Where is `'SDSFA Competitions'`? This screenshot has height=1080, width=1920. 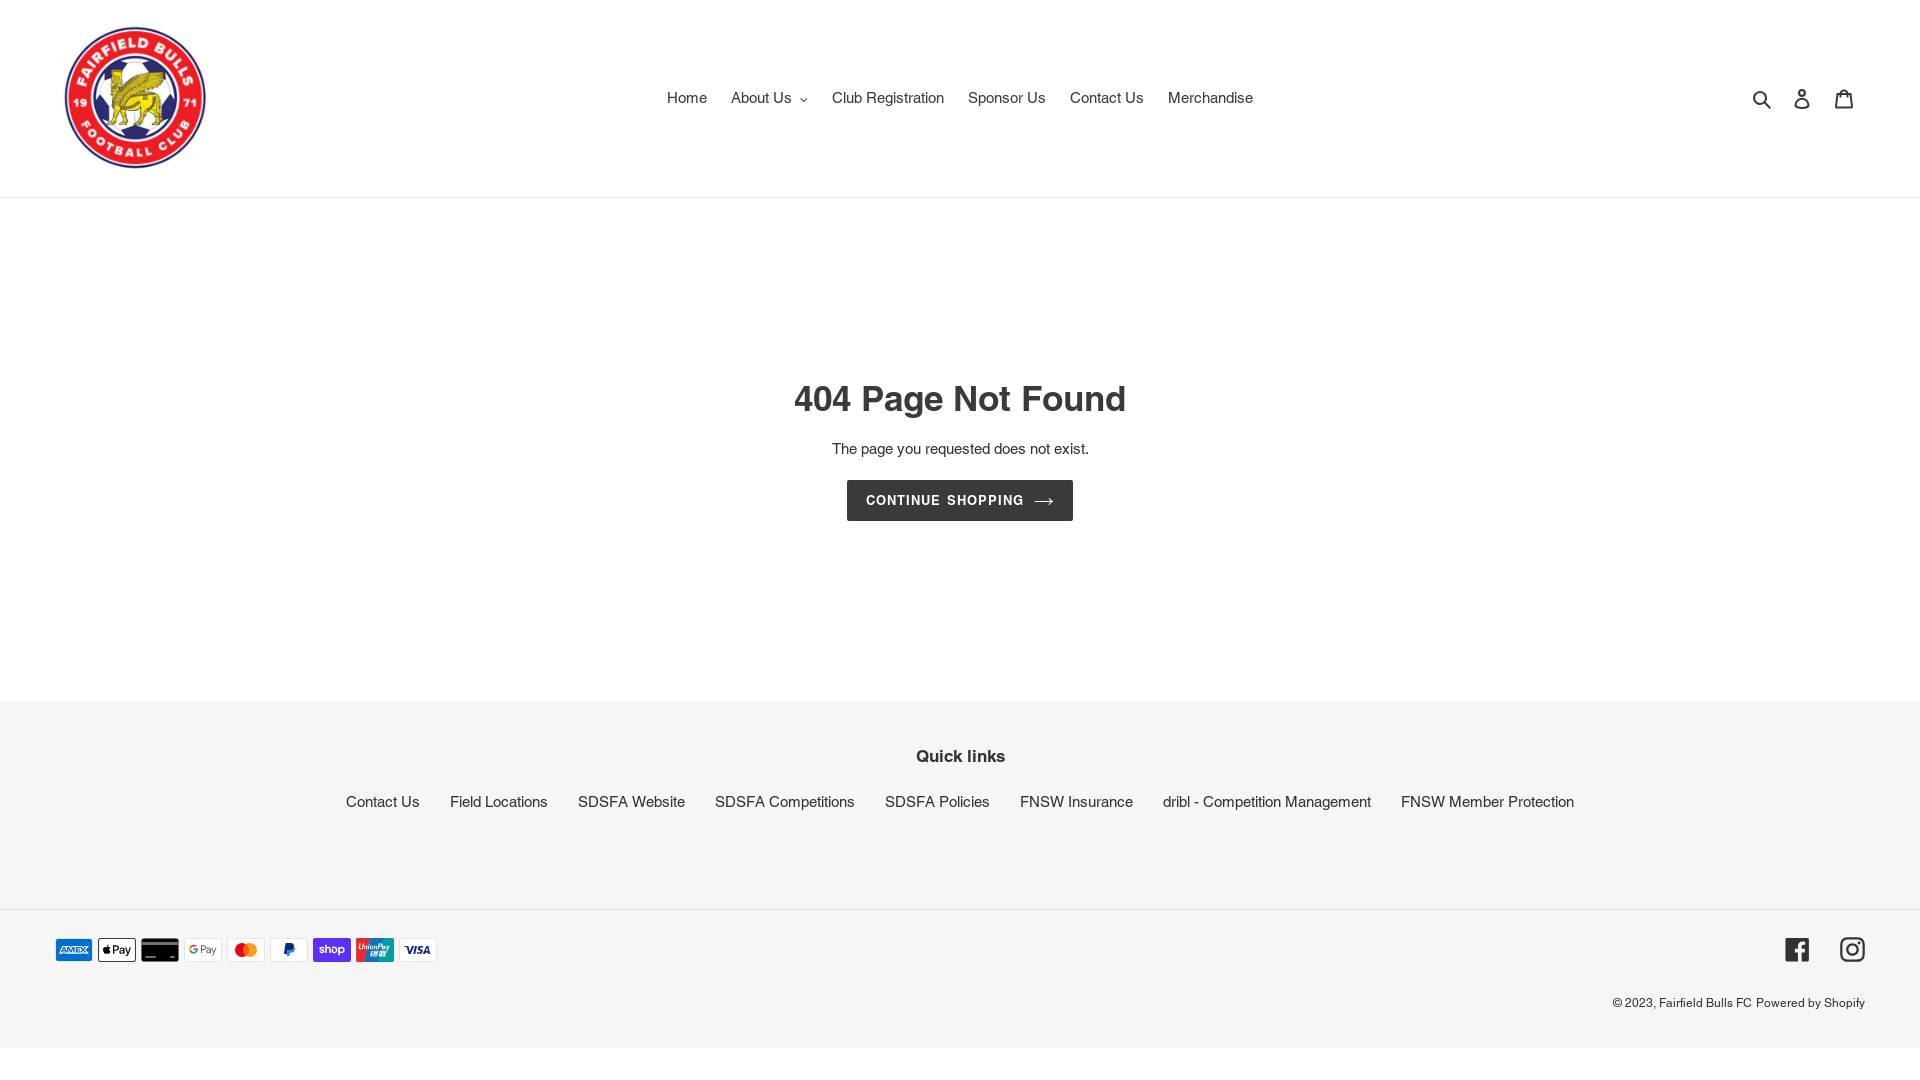
'SDSFA Competitions' is located at coordinates (784, 800).